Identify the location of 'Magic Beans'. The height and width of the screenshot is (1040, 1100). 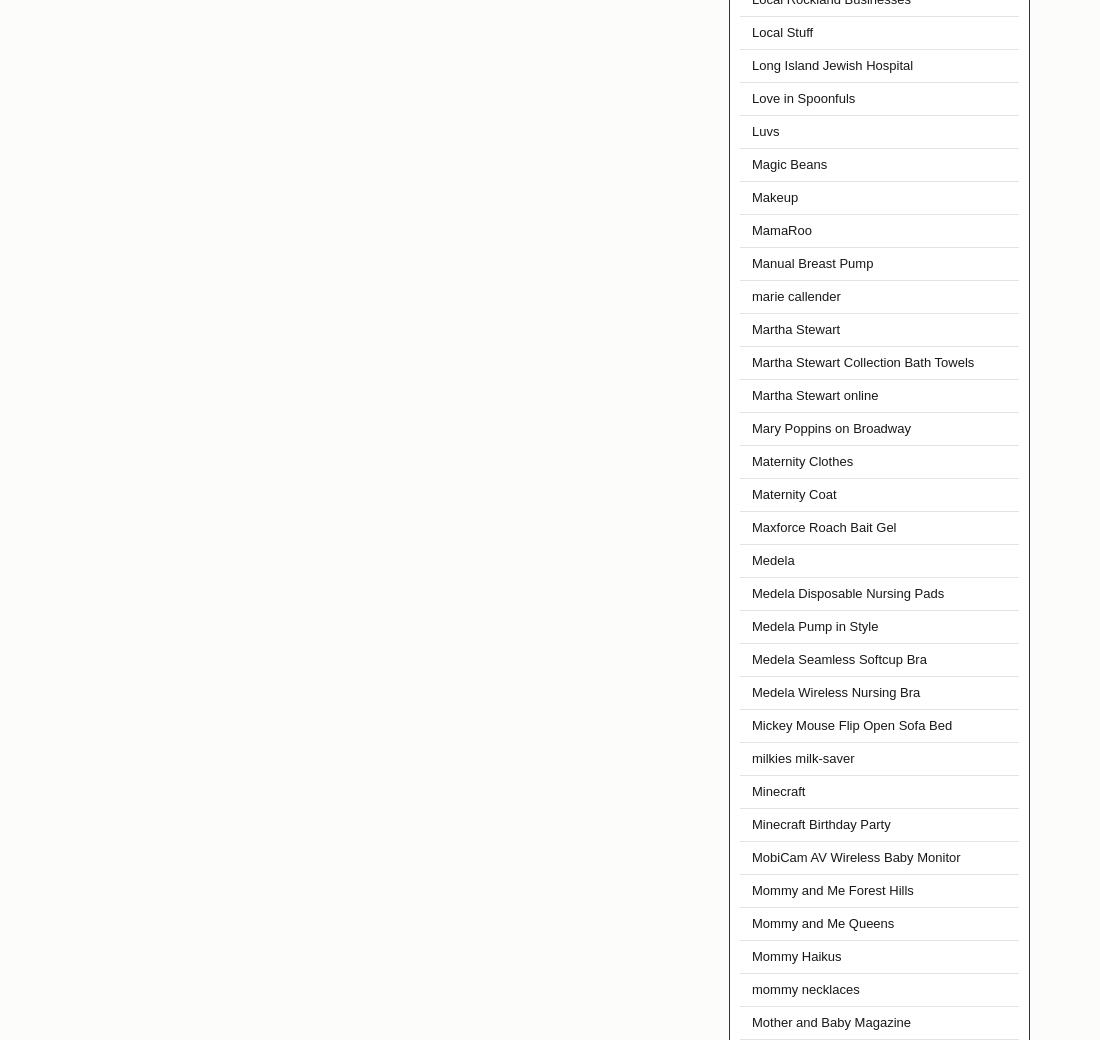
(789, 164).